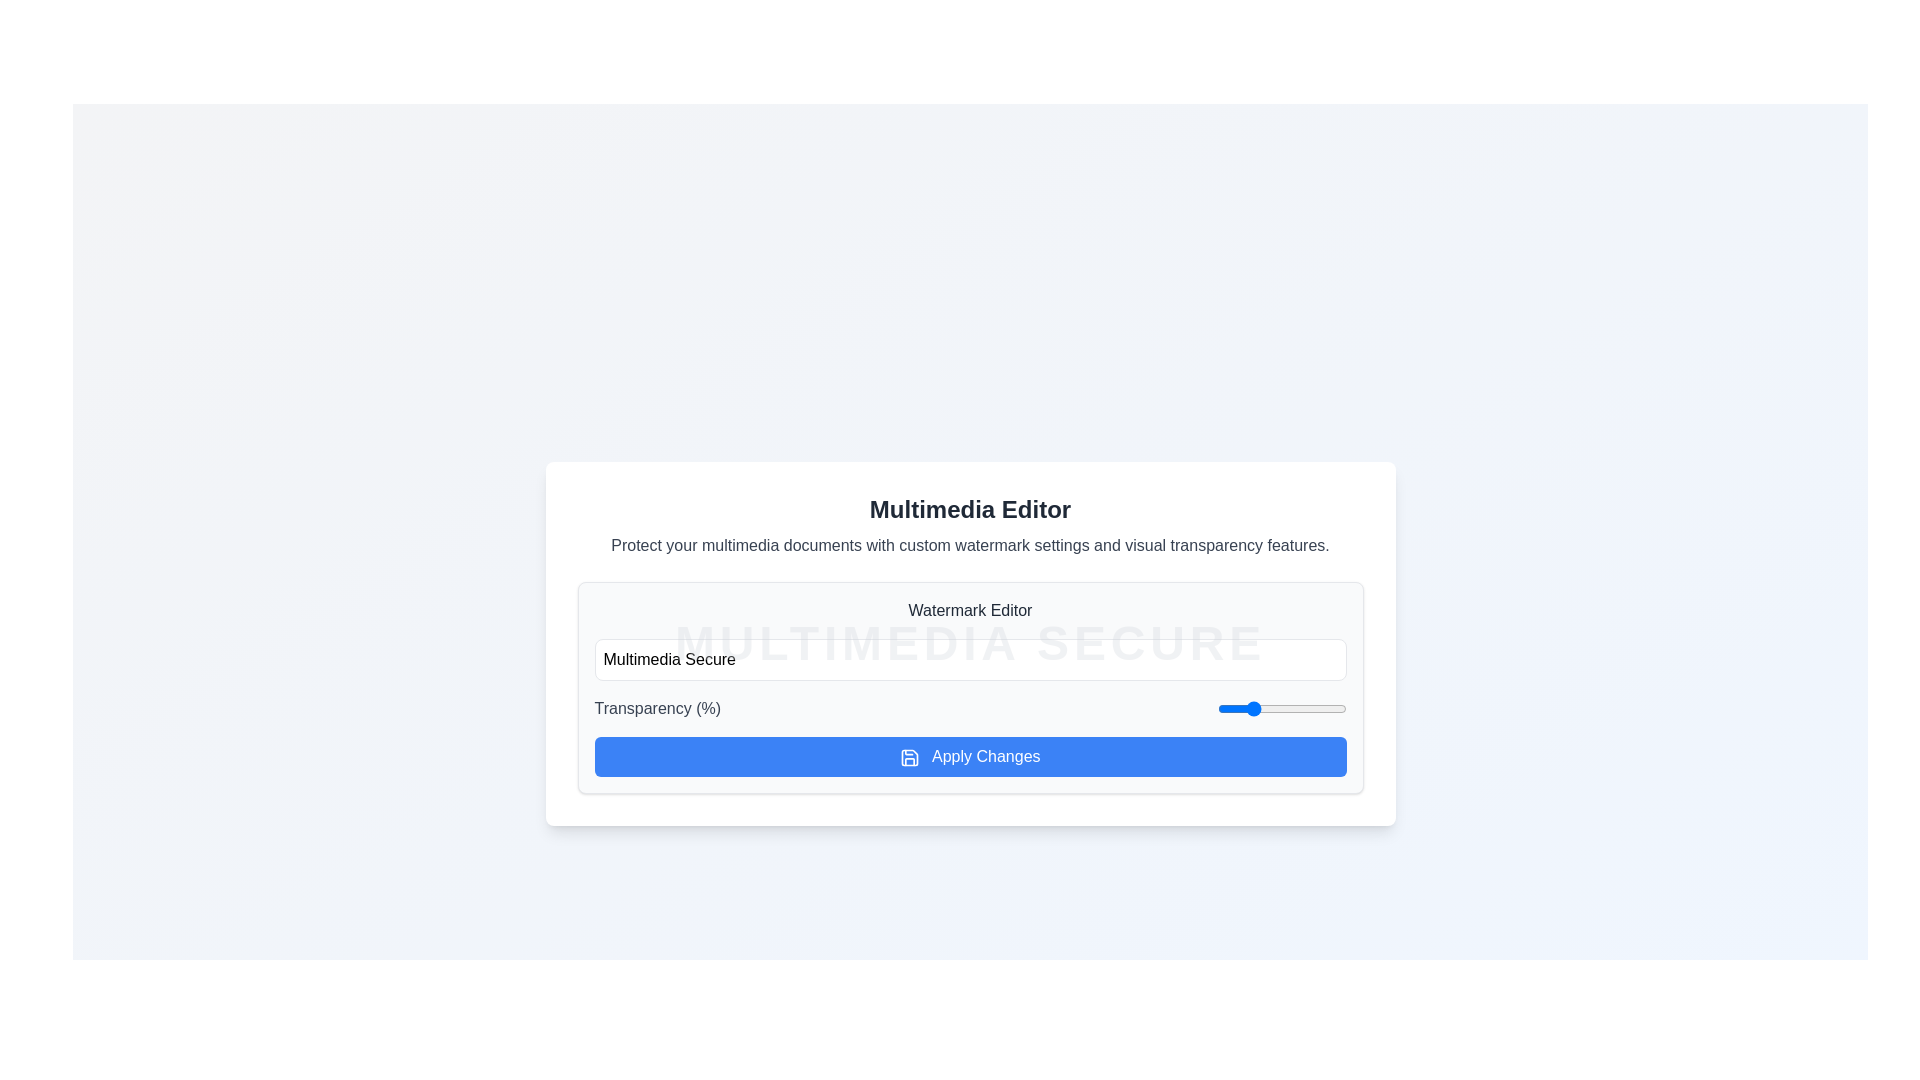 The image size is (1920, 1080). Describe the element at coordinates (970, 546) in the screenshot. I see `the static text label that informs users about watermark settings and transparency customization, located below the 'Multimedia Editor' heading` at that location.